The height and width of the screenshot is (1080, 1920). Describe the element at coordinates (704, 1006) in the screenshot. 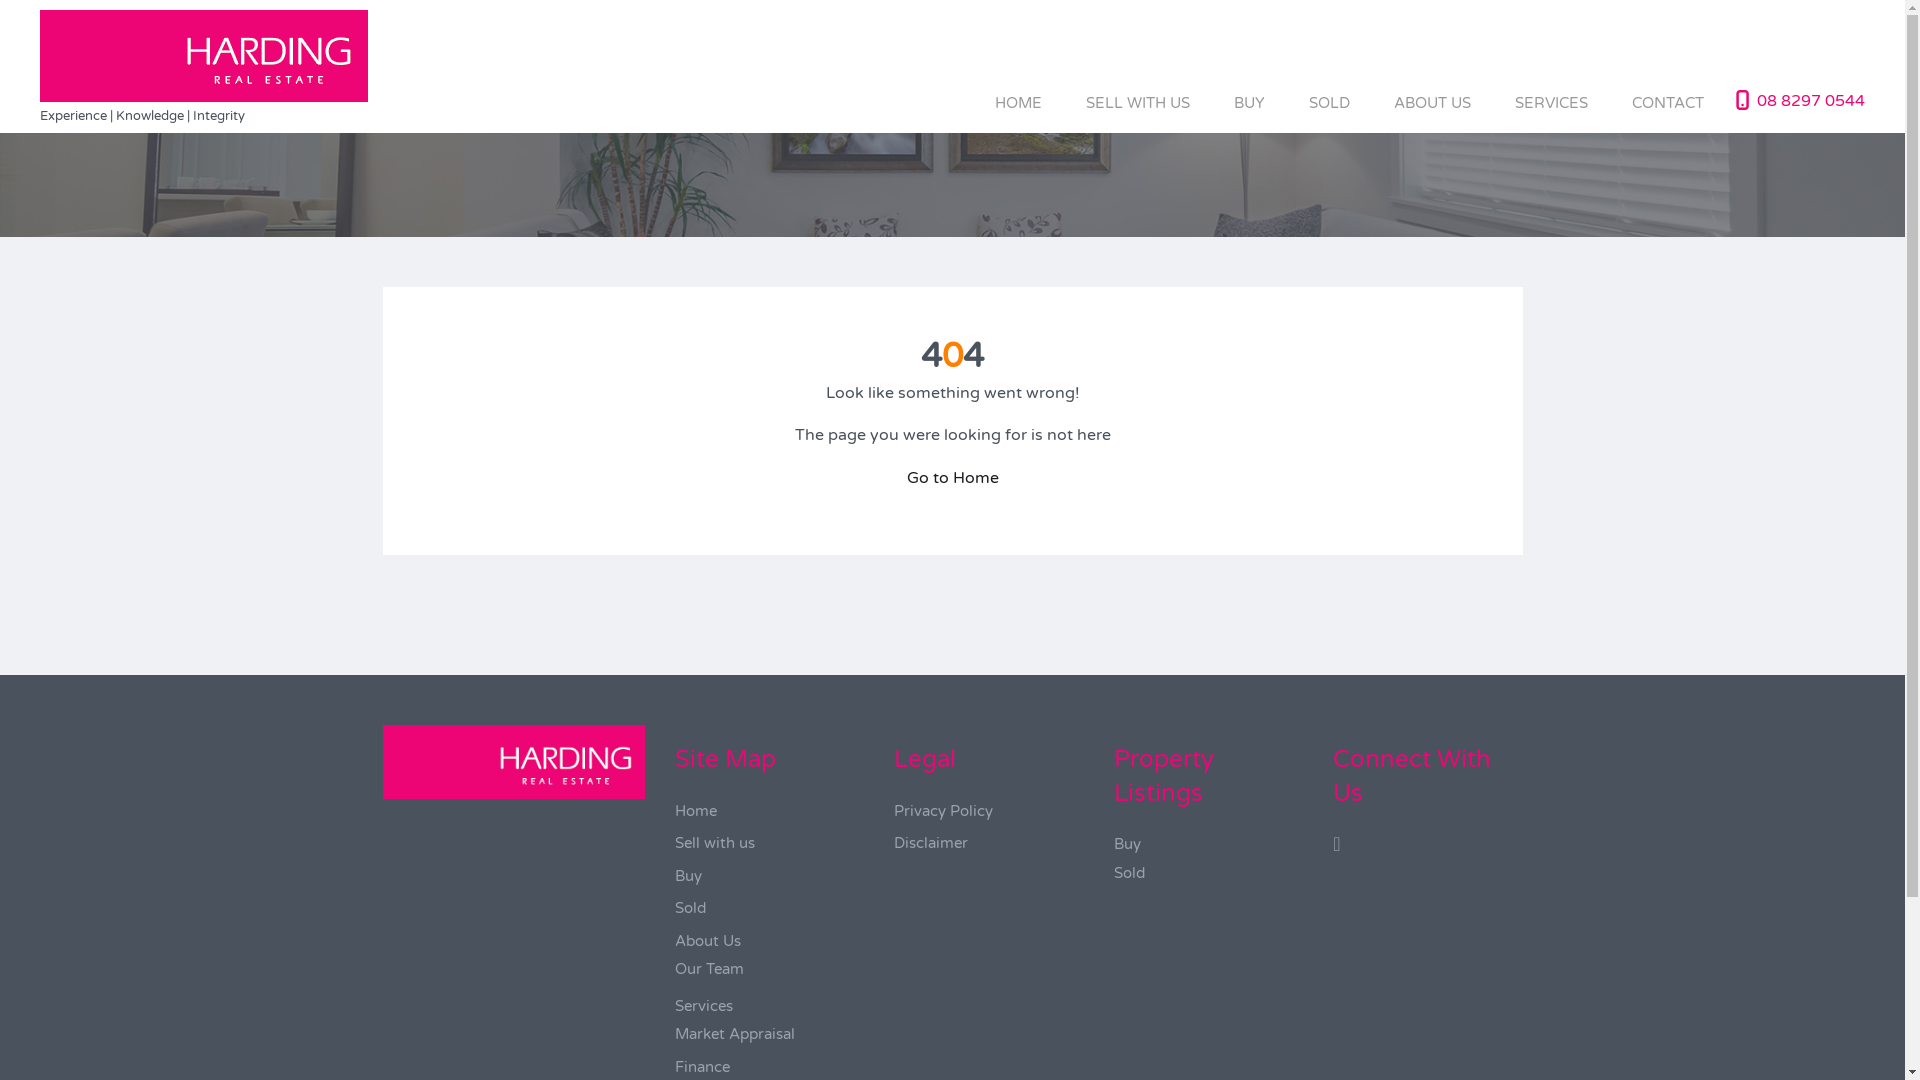

I see `'Services'` at that location.